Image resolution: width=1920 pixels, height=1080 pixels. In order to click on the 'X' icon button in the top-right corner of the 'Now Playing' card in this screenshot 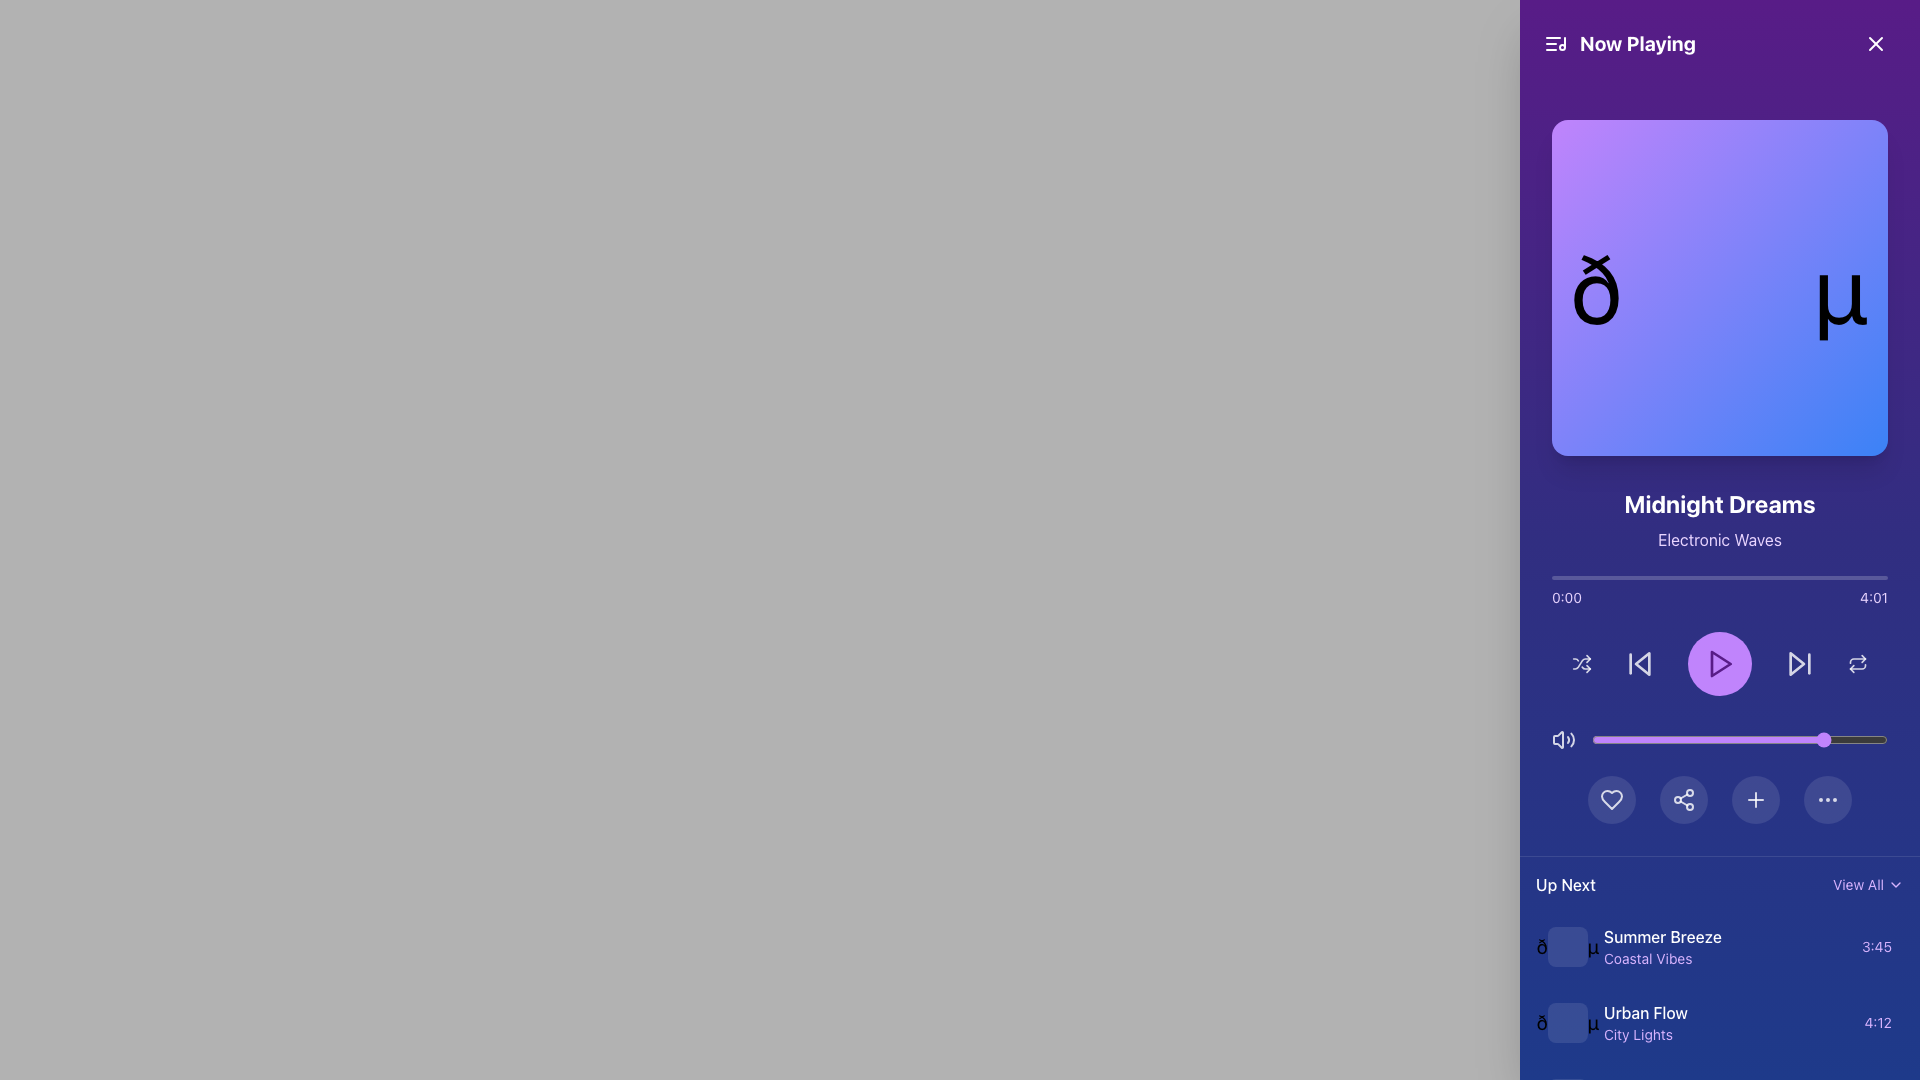, I will do `click(1875, 43)`.